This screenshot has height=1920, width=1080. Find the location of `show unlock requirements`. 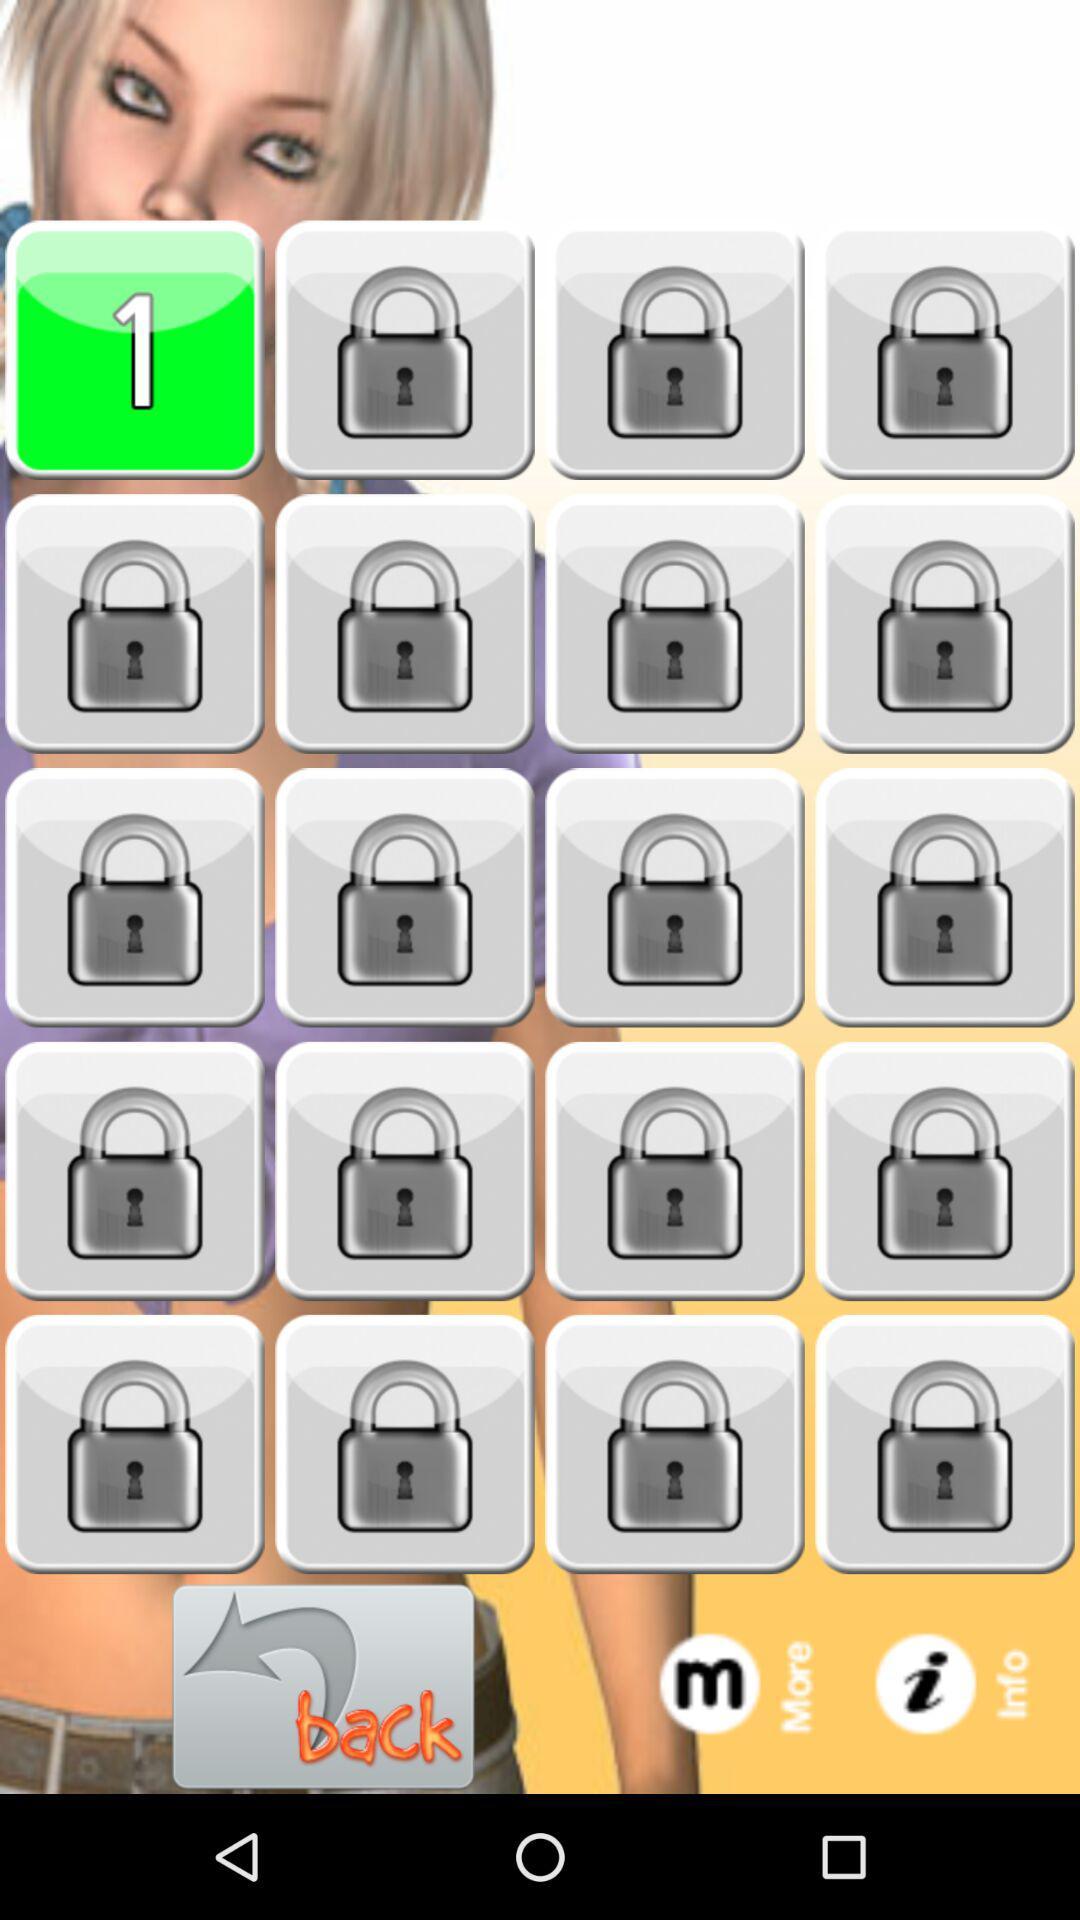

show unlock requirements is located at coordinates (945, 897).